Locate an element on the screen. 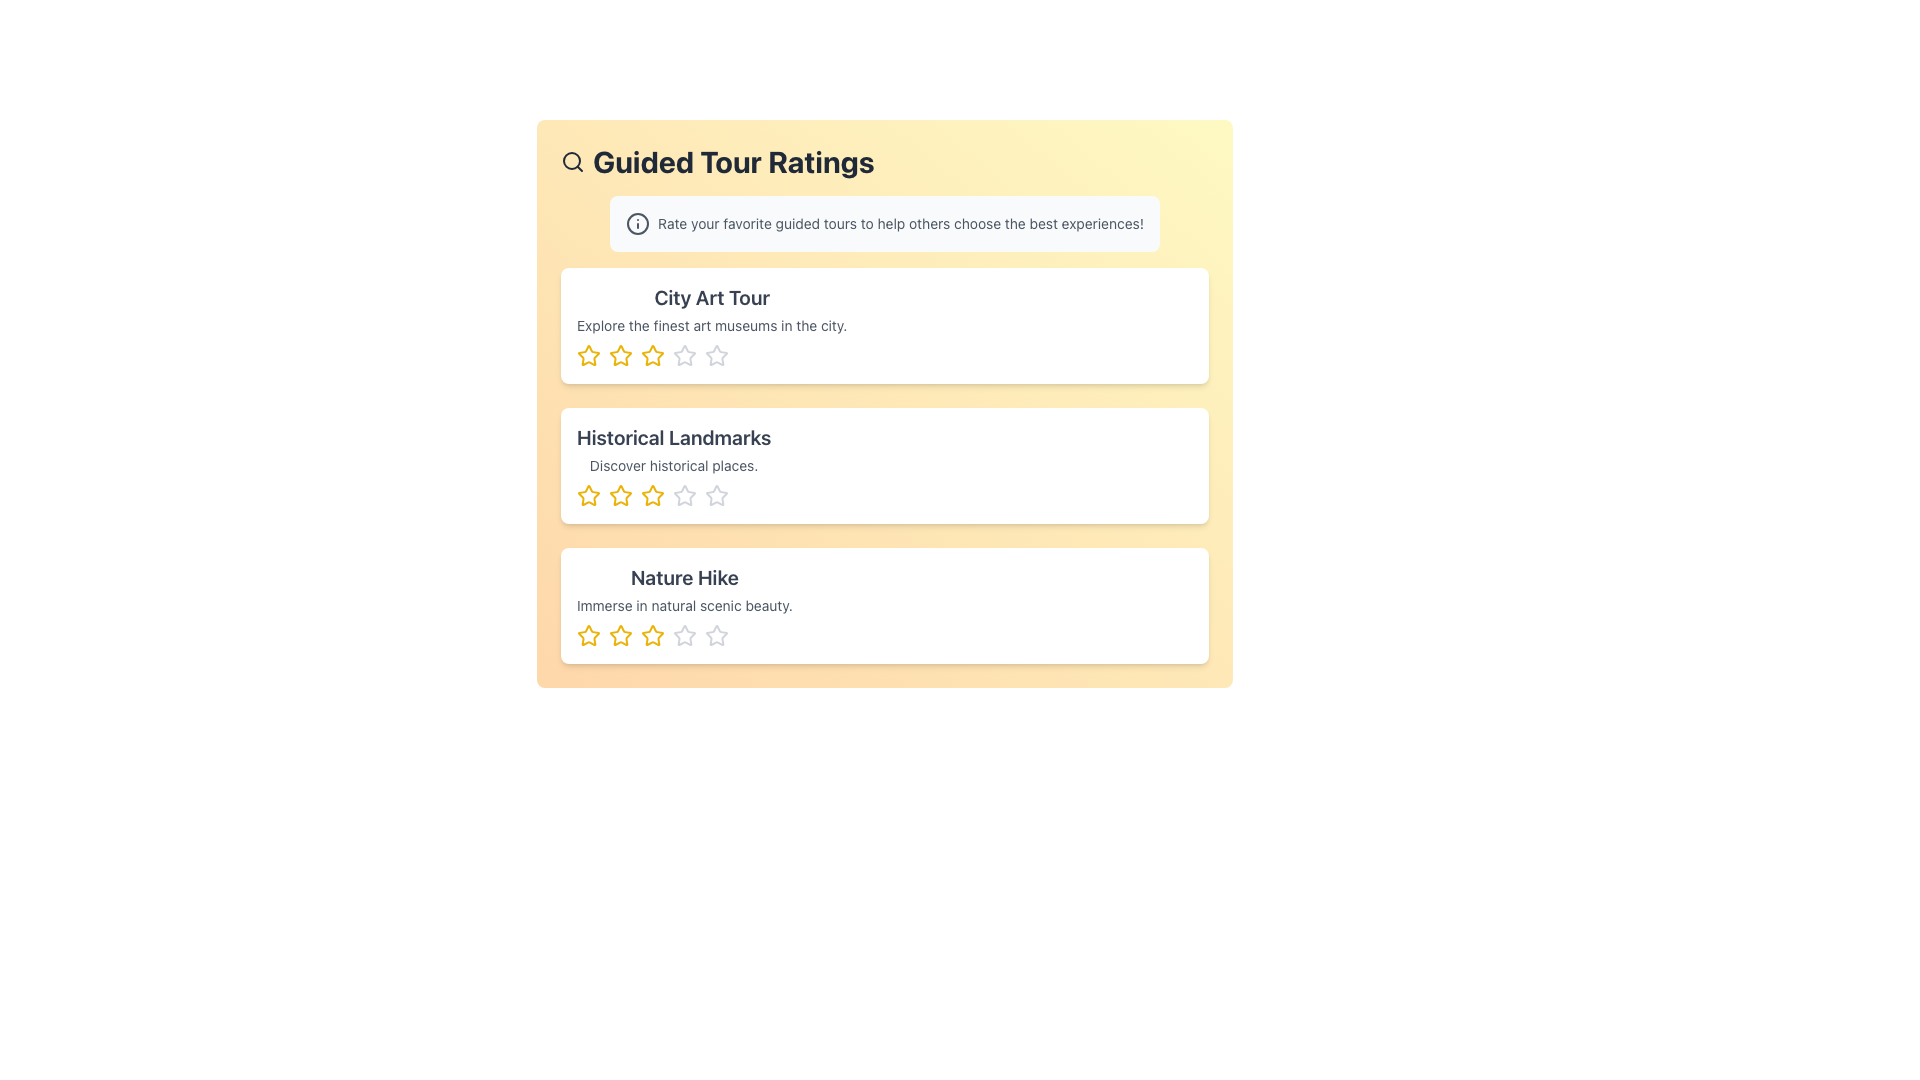  the third star icon in the 'Historical Landmarks' rating section is located at coordinates (716, 495).